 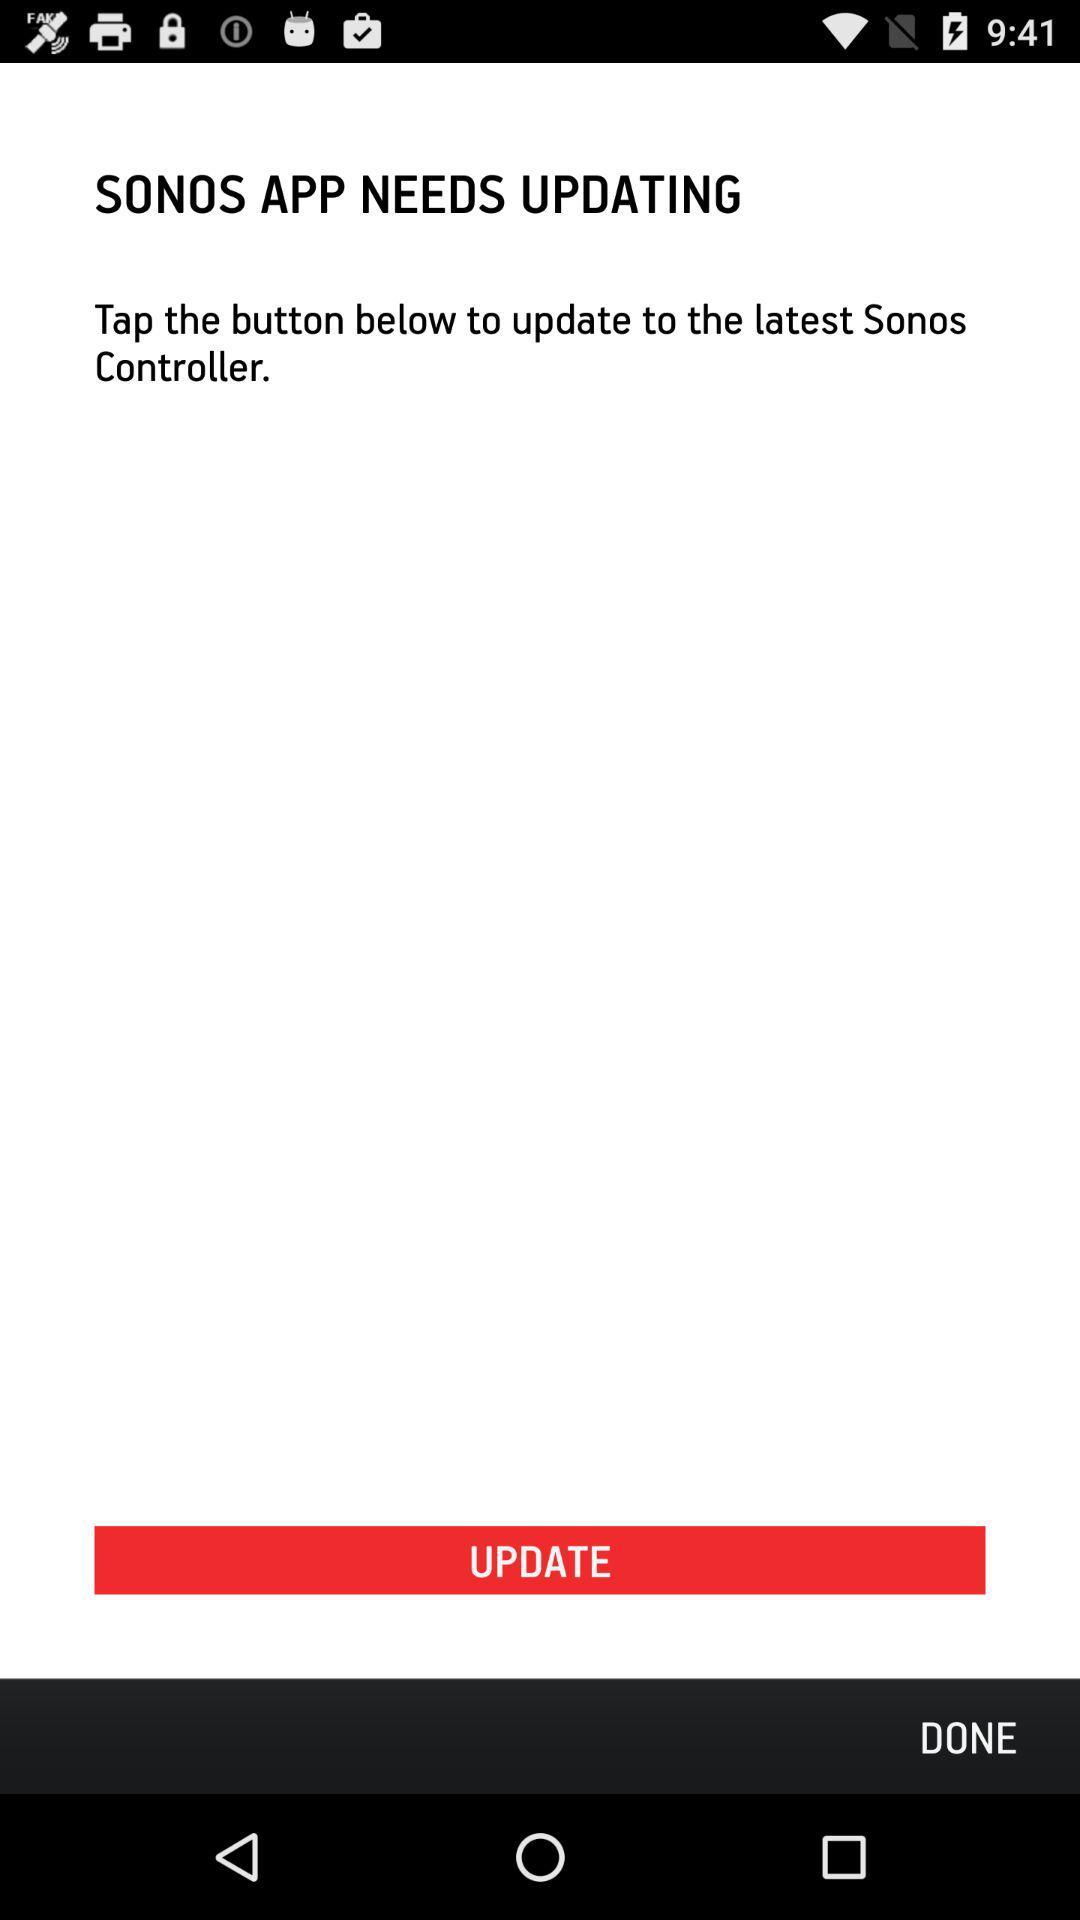 I want to click on the done icon, so click(x=967, y=1735).